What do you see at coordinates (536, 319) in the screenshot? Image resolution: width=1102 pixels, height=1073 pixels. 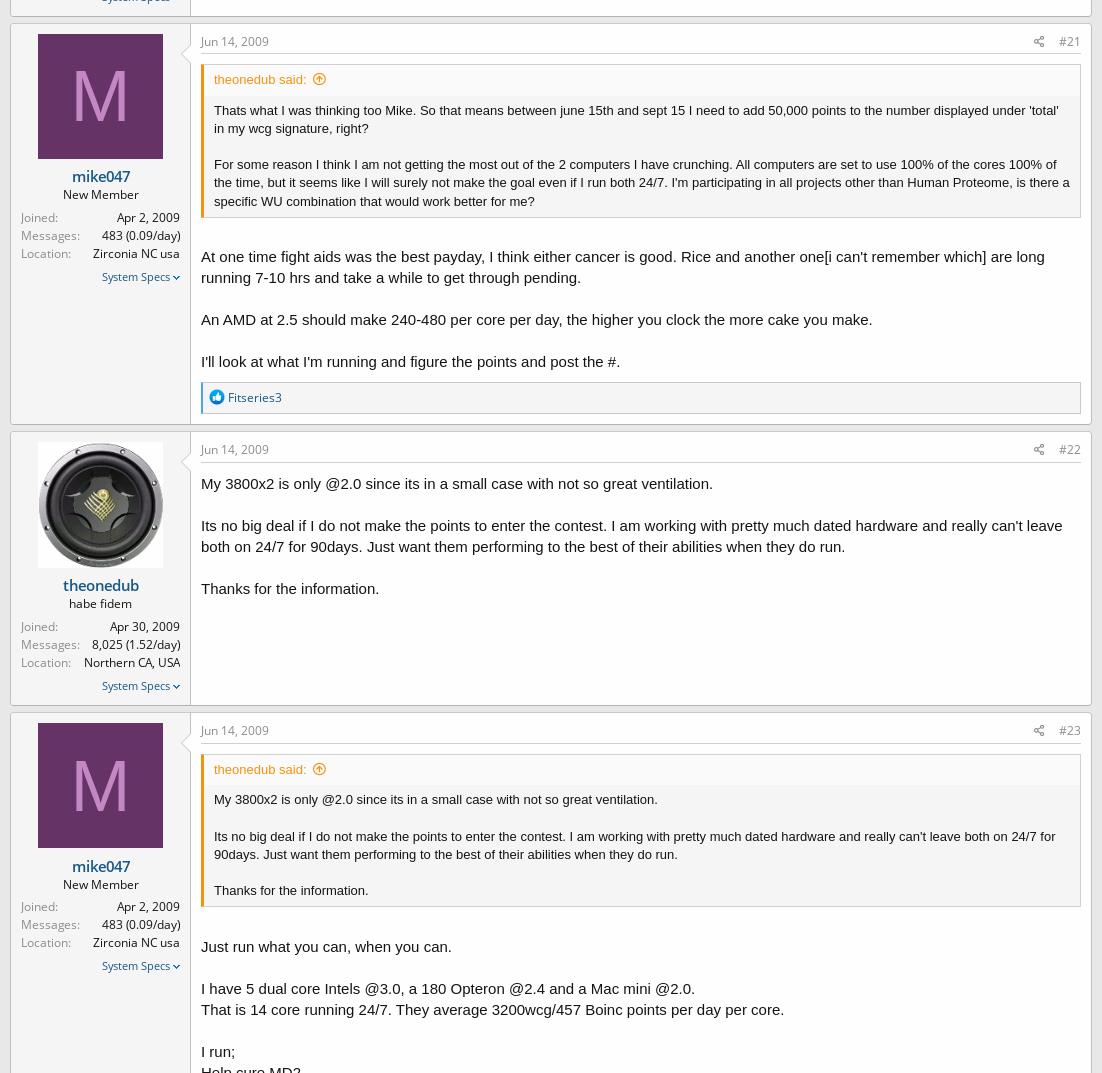 I see `'An AMD at 2.5 should make 240-480 per core per day, the higher you clock the more cake you make.'` at bounding box center [536, 319].